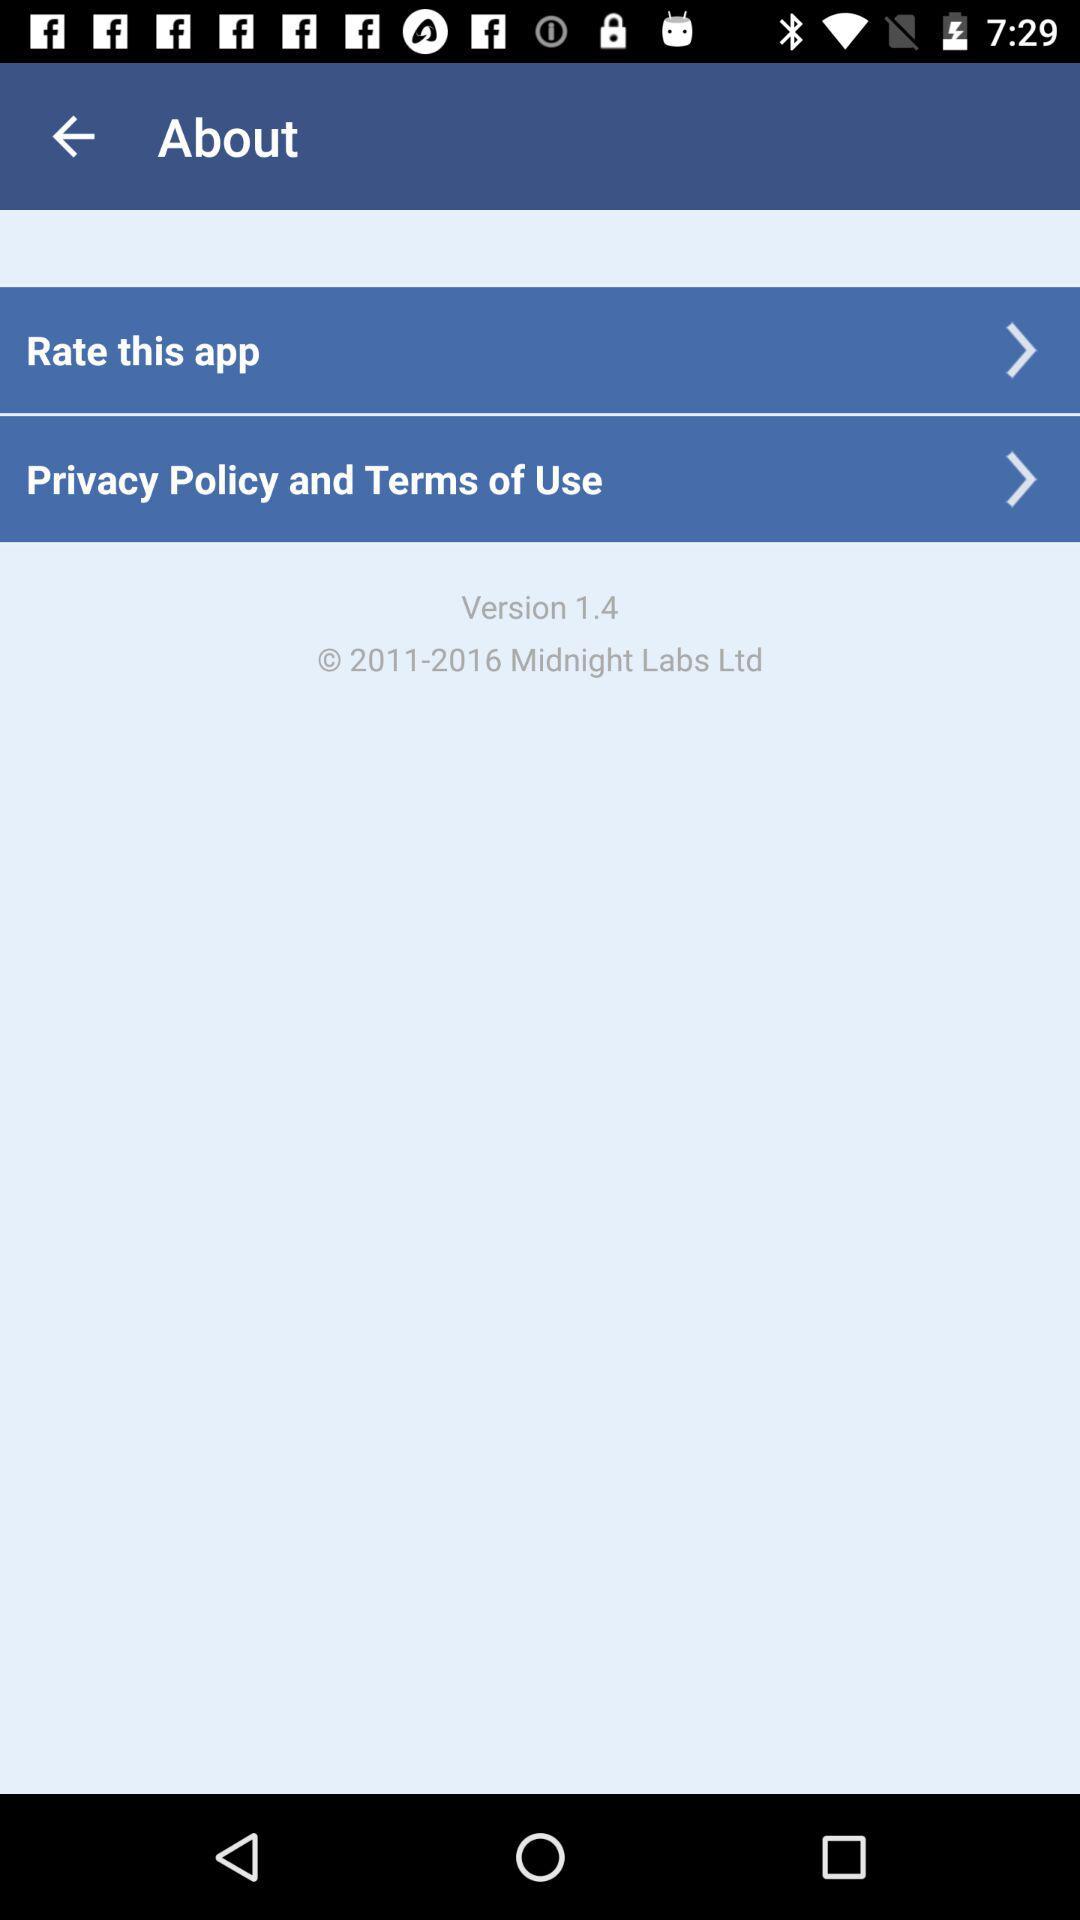 This screenshot has width=1080, height=1920. I want to click on the version 1 4 icon, so click(540, 631).